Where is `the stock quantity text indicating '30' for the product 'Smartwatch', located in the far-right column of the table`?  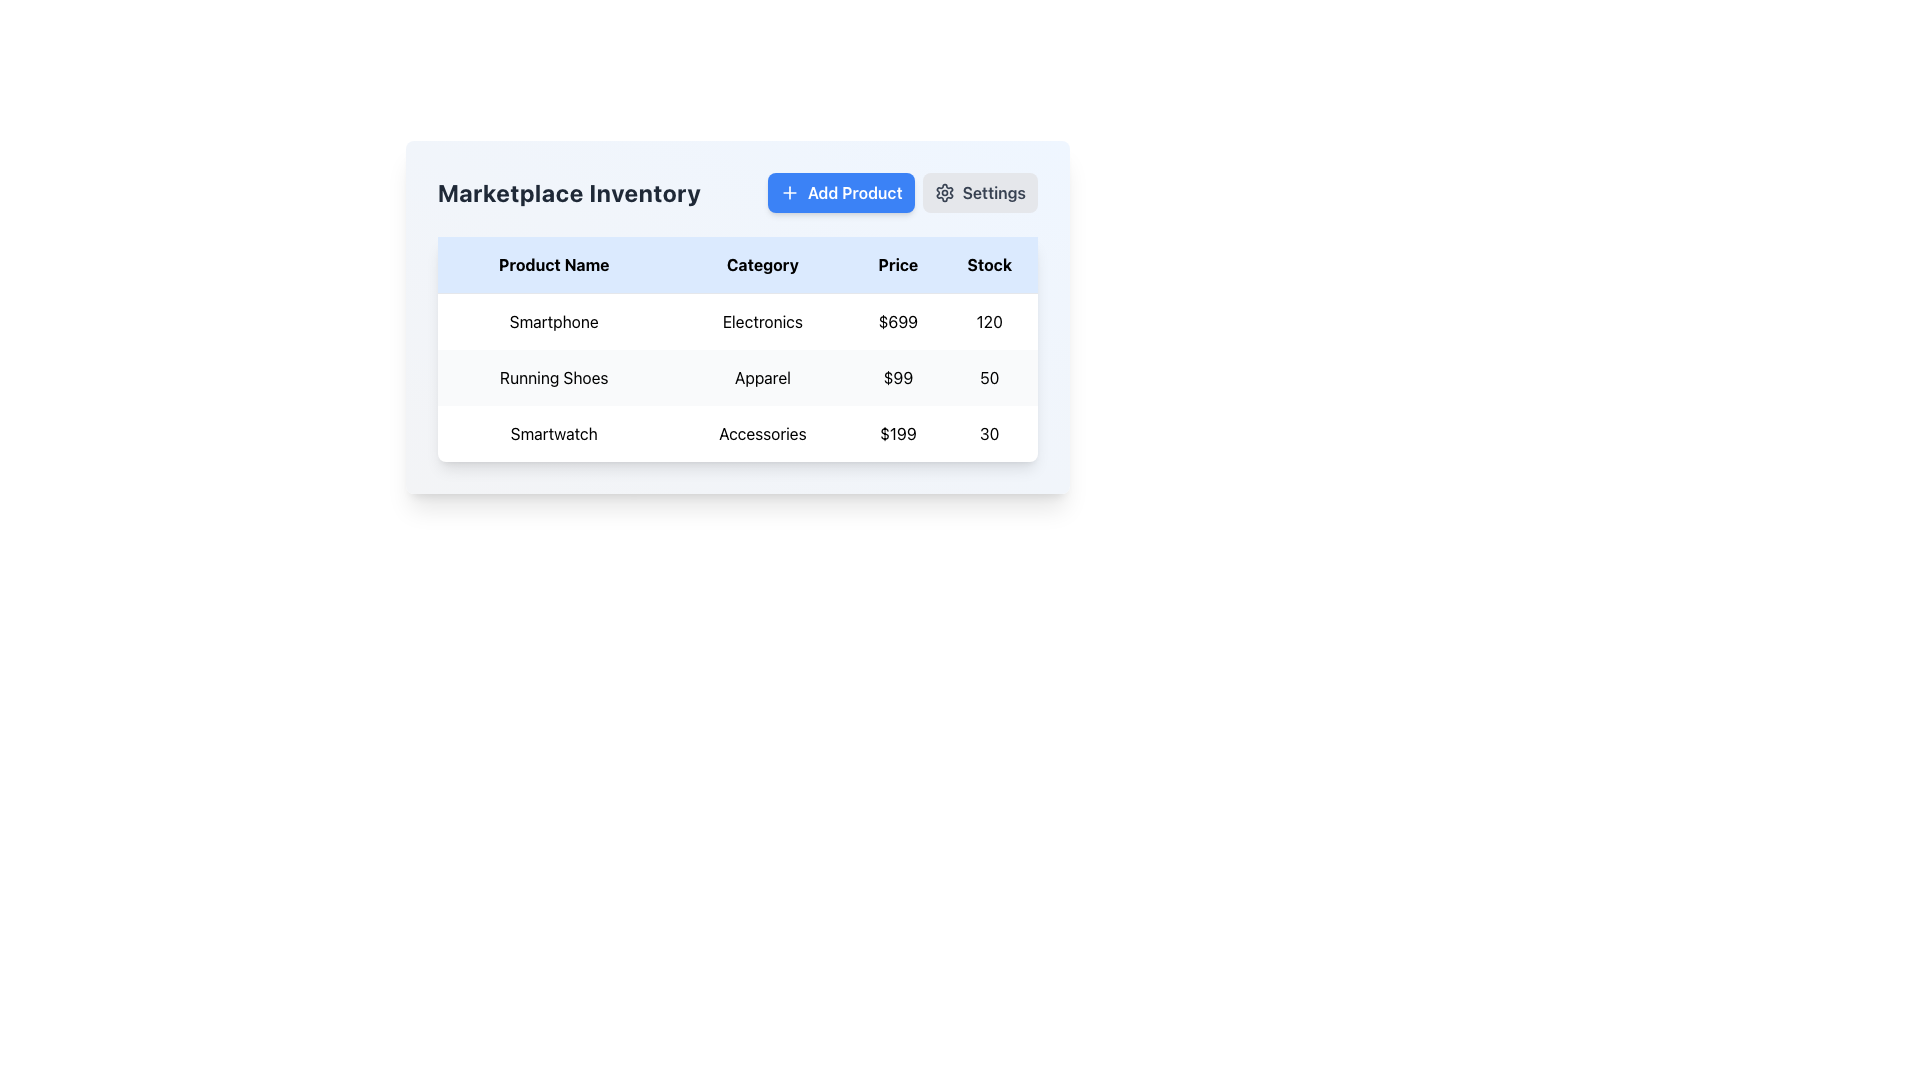 the stock quantity text indicating '30' for the product 'Smartwatch', located in the far-right column of the table is located at coordinates (989, 433).